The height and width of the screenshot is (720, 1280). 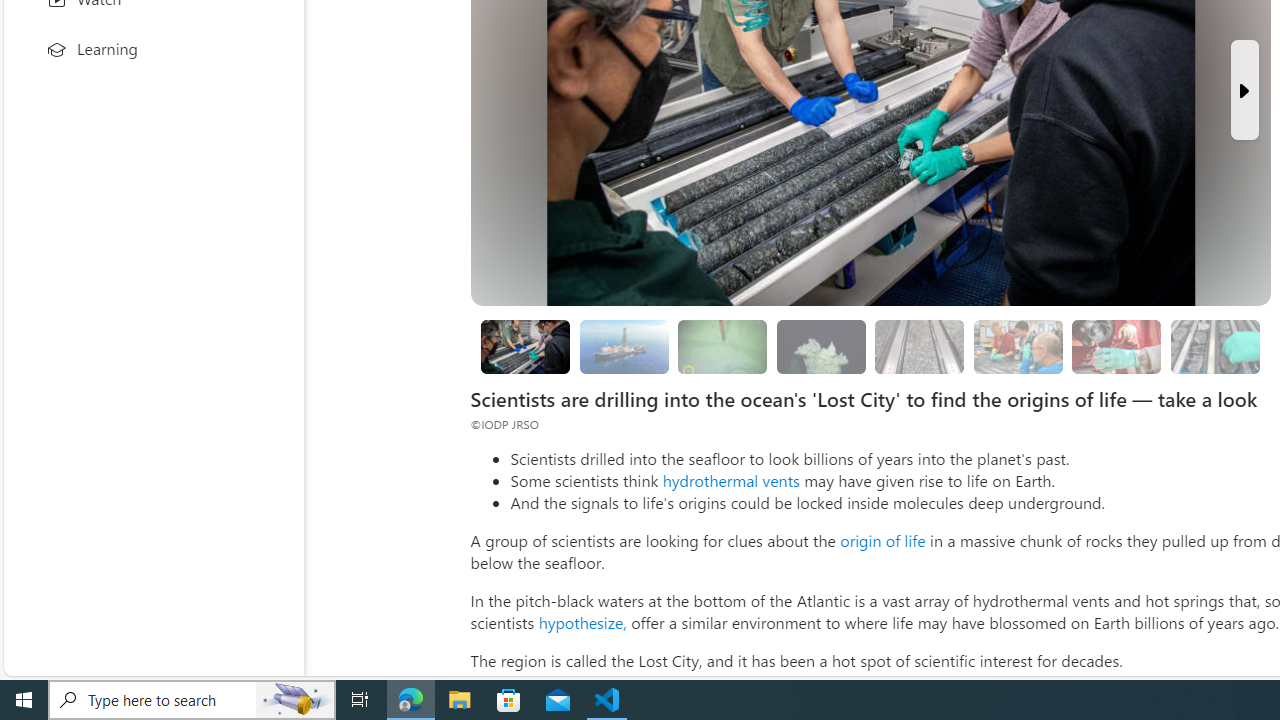 I want to click on 'The Lost City could hold clues to the origin of life.', so click(x=821, y=346).